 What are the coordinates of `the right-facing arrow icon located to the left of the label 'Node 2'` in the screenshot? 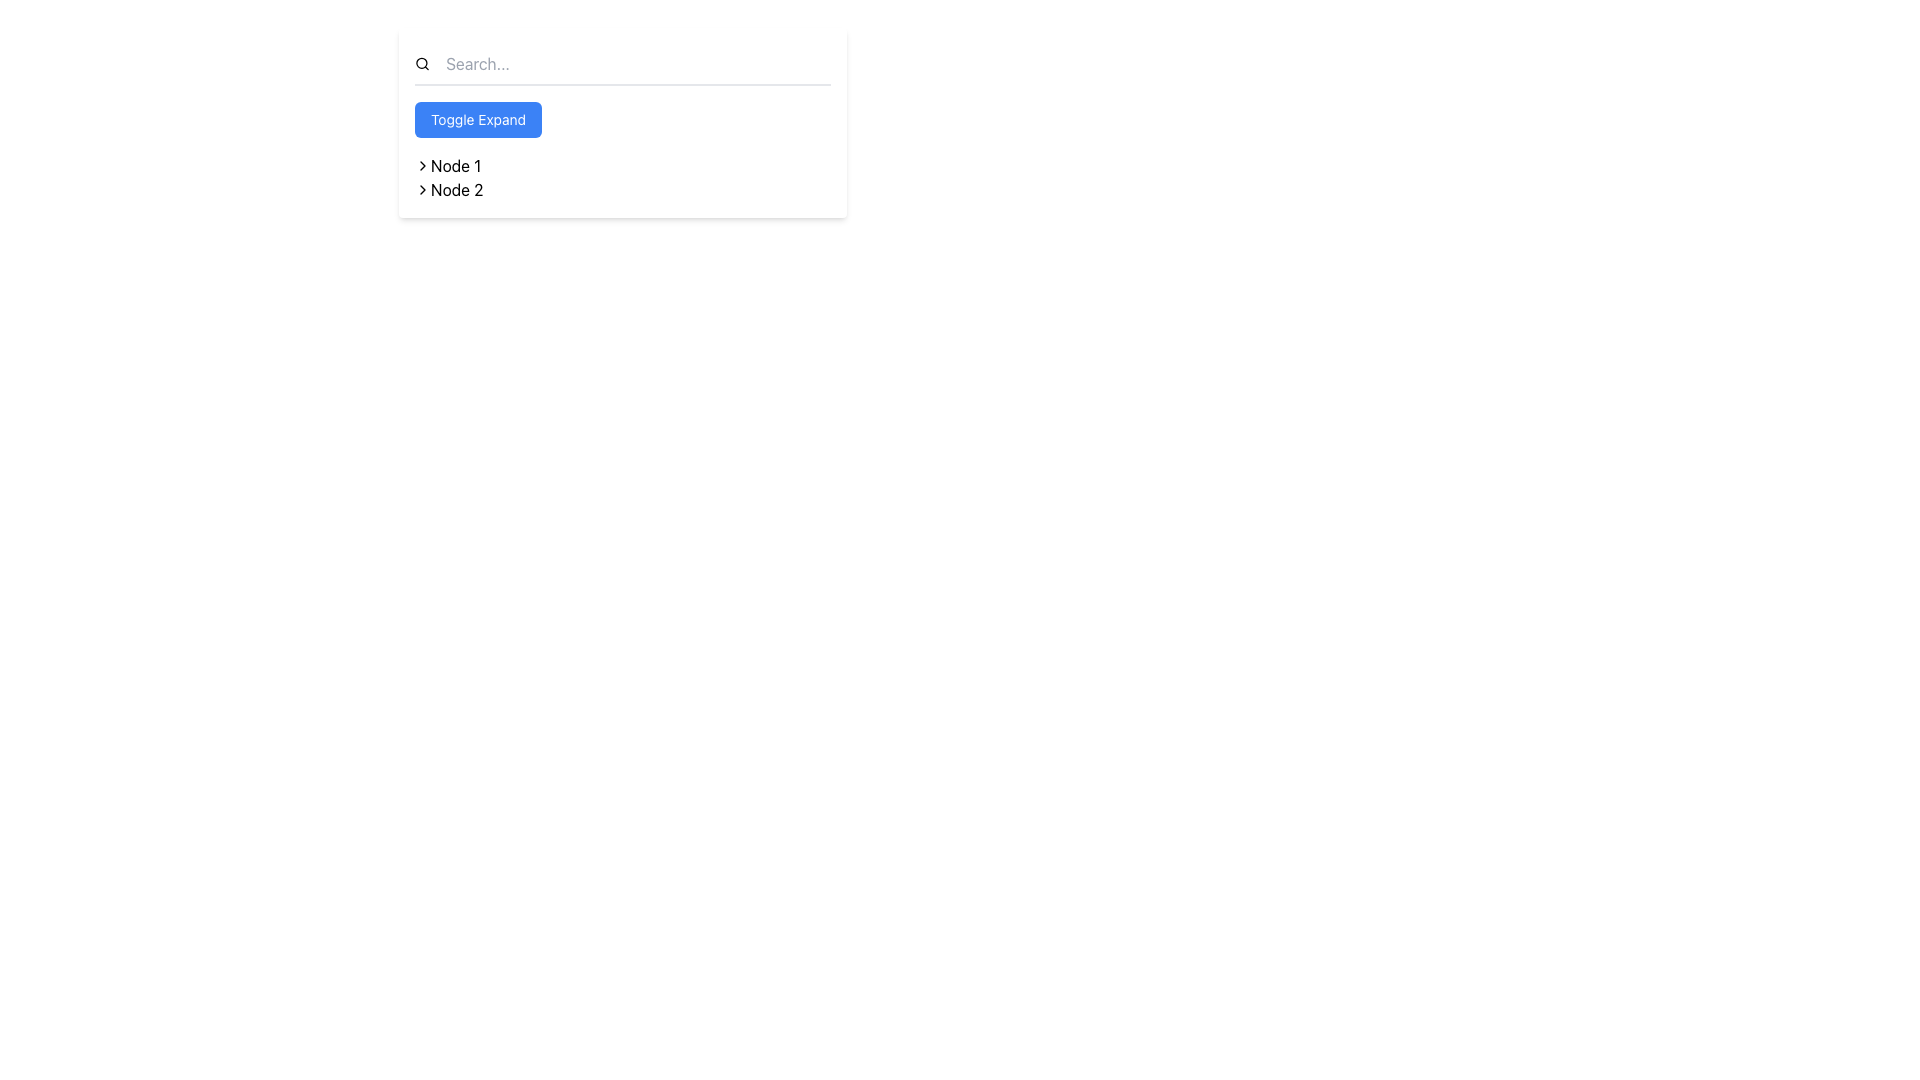 It's located at (421, 189).